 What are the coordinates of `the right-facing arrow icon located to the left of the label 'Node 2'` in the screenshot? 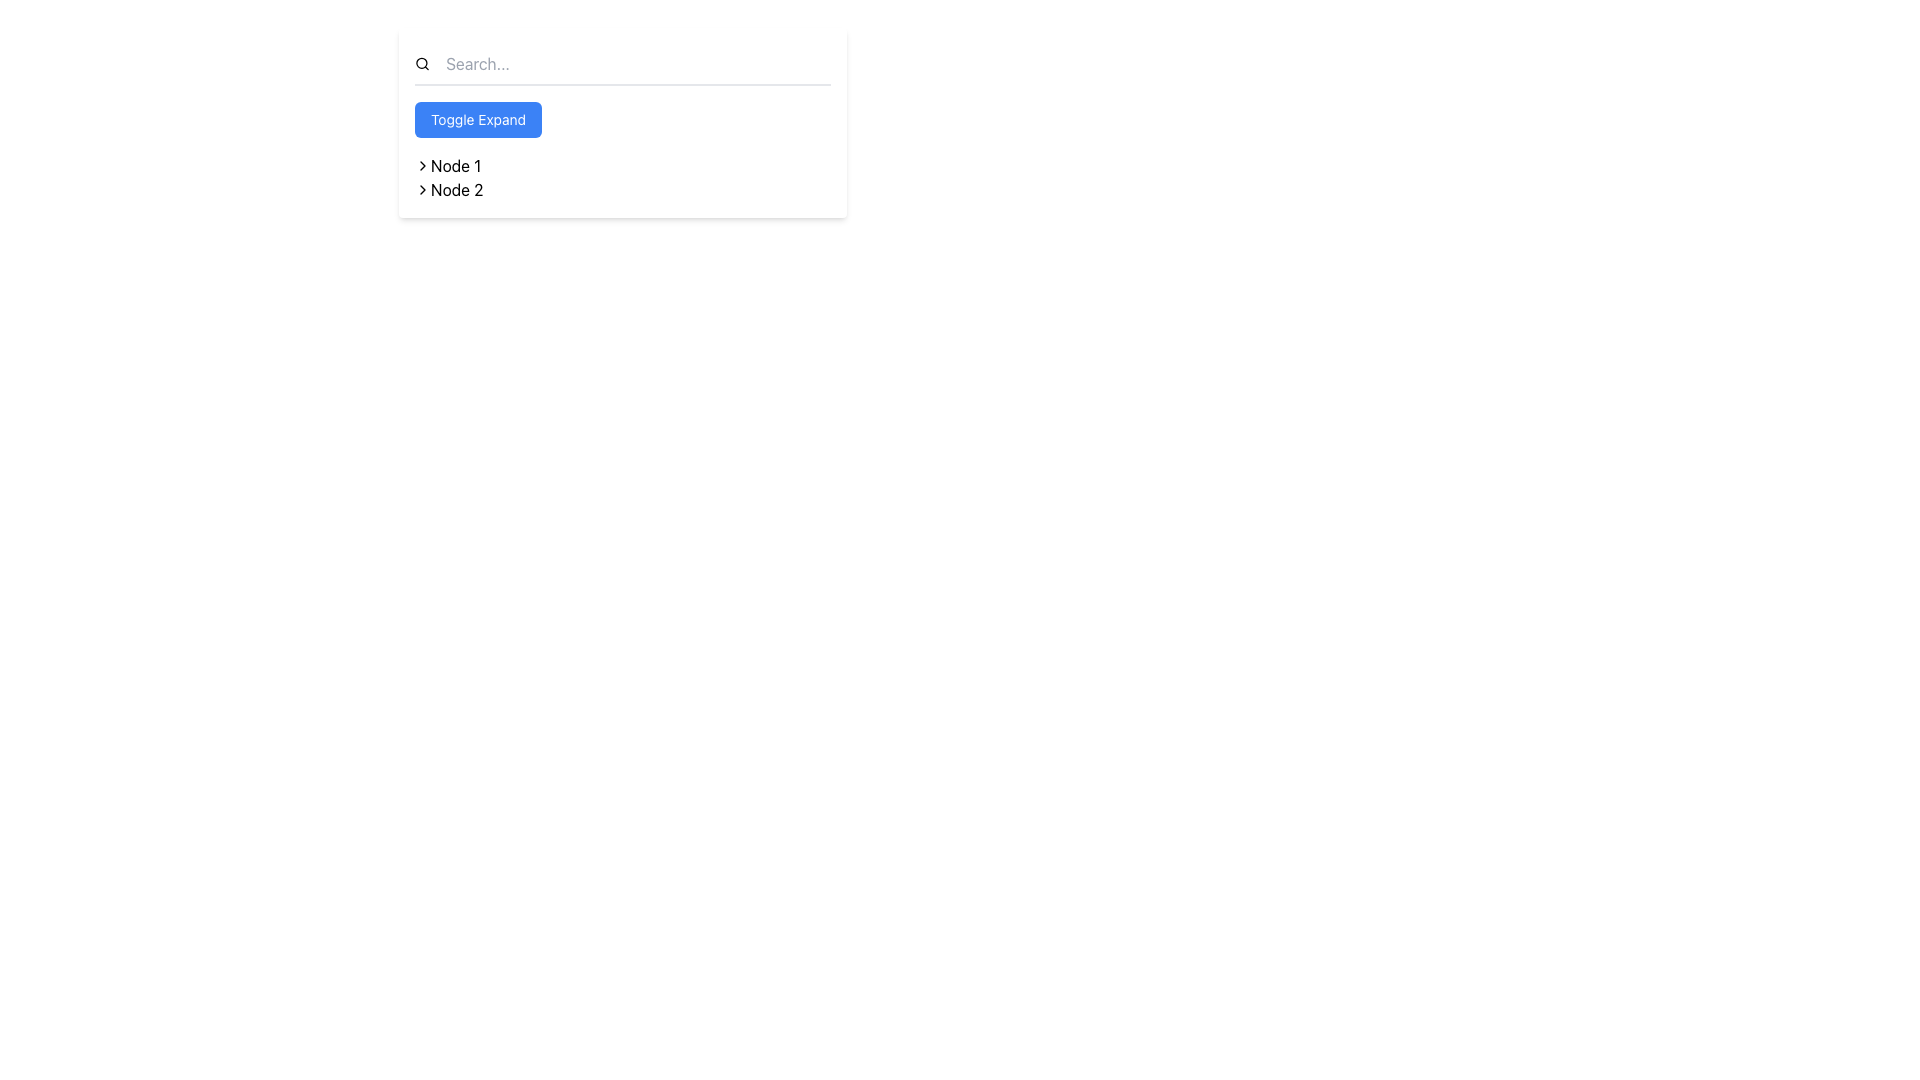 It's located at (421, 189).